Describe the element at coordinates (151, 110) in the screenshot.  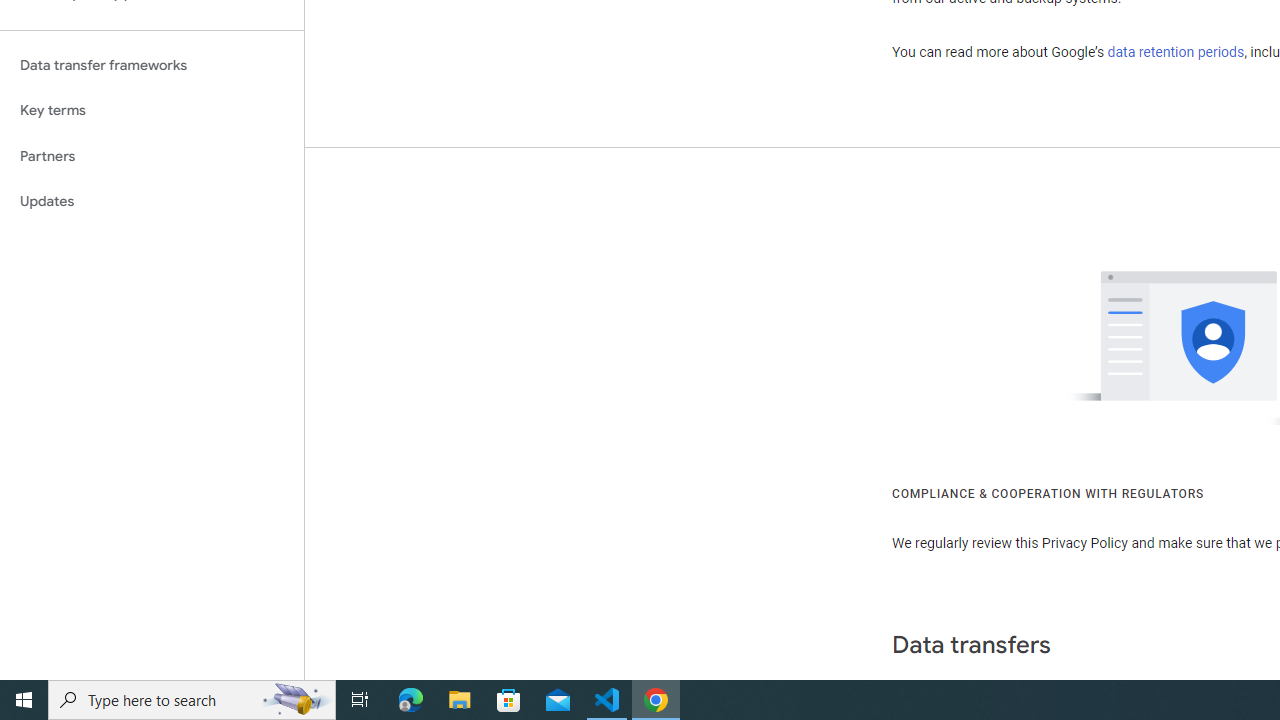
I see `'Key terms'` at that location.